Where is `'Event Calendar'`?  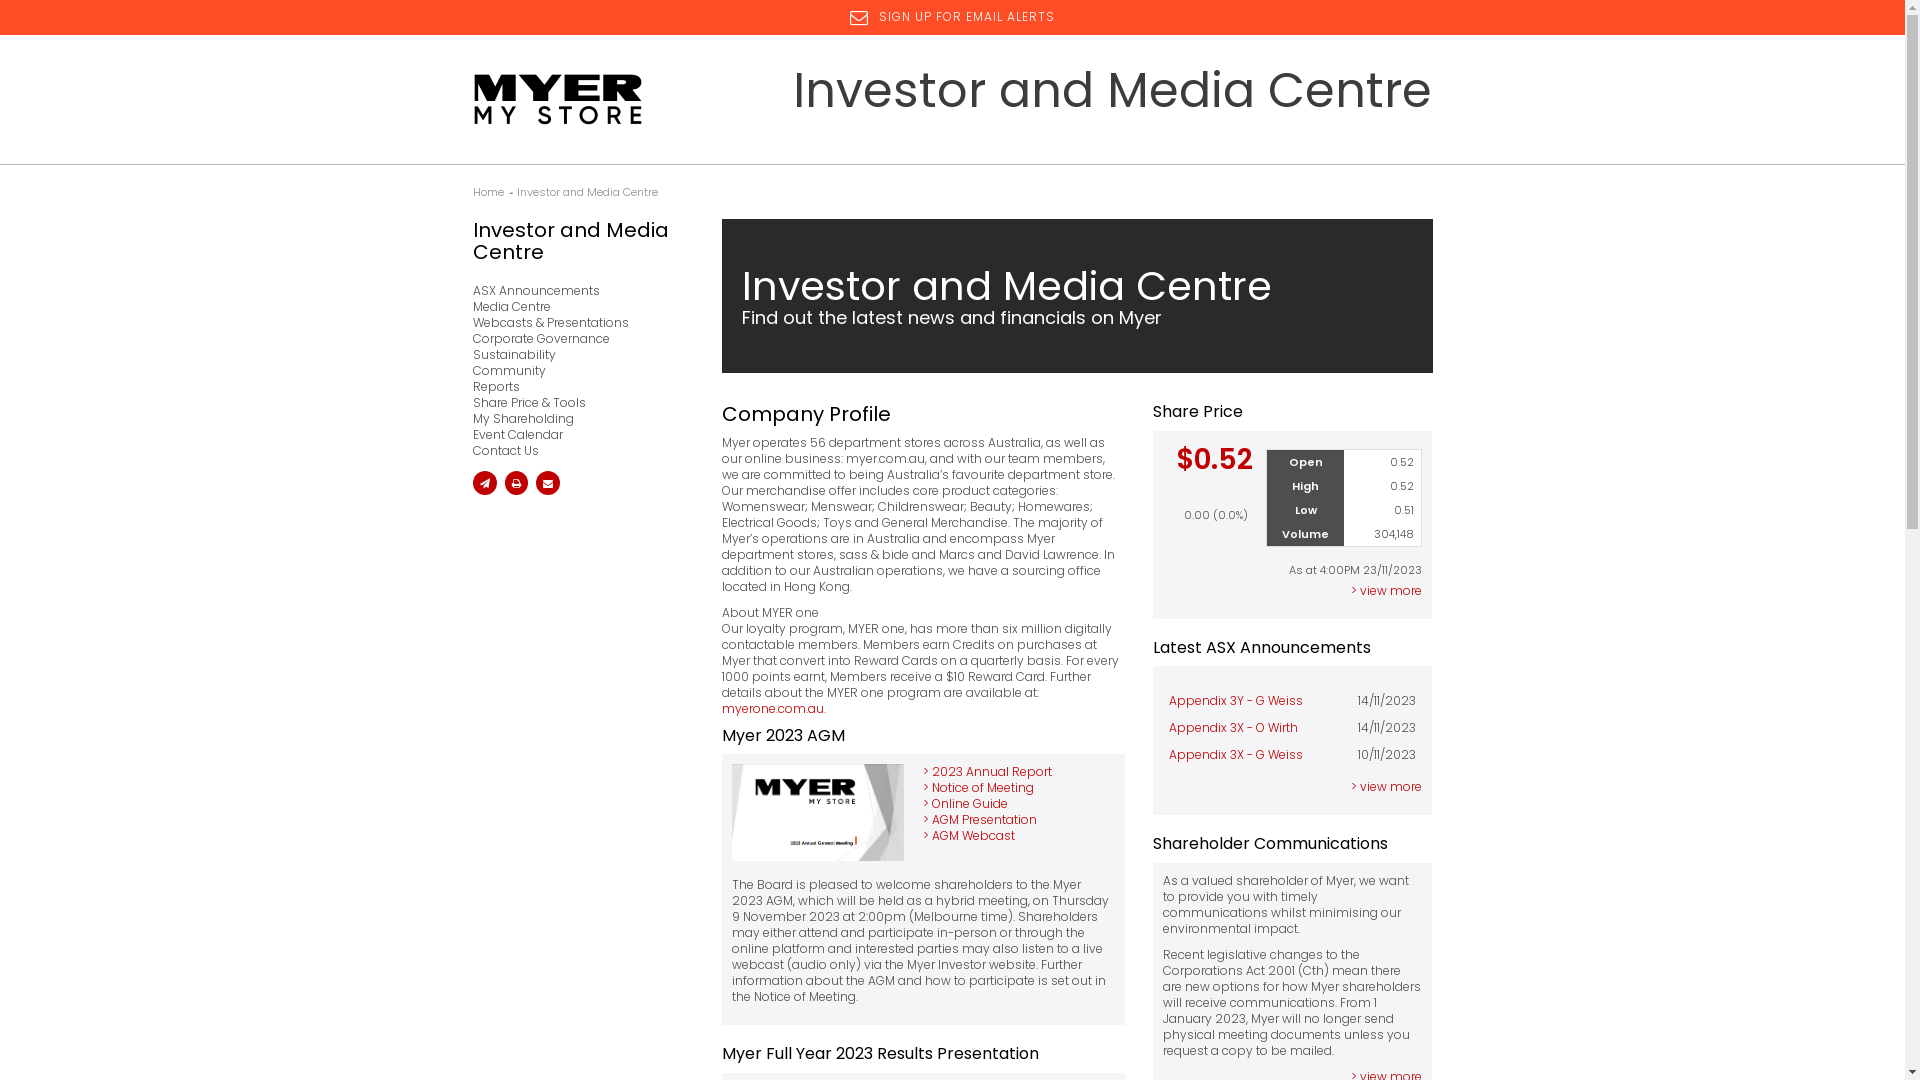
'Event Calendar' is located at coordinates (576, 434).